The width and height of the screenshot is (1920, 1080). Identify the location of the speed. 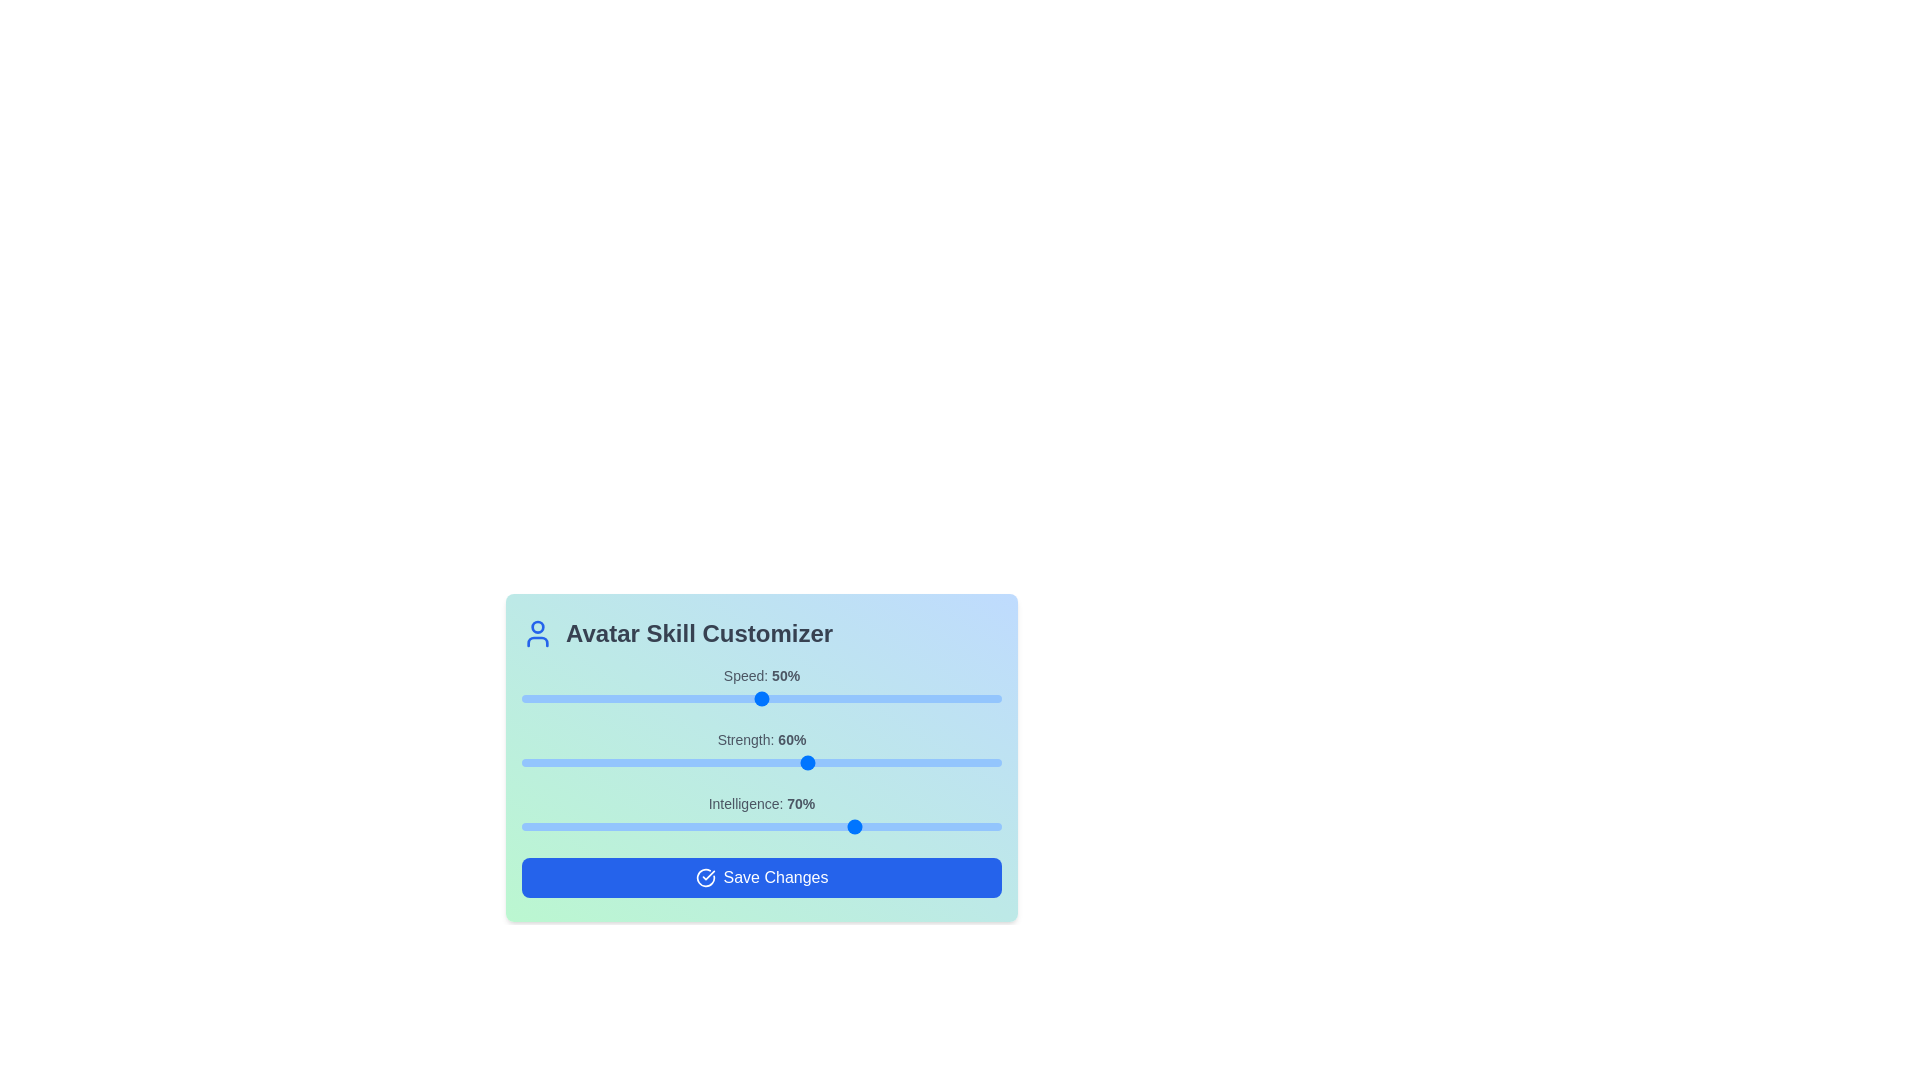
(675, 697).